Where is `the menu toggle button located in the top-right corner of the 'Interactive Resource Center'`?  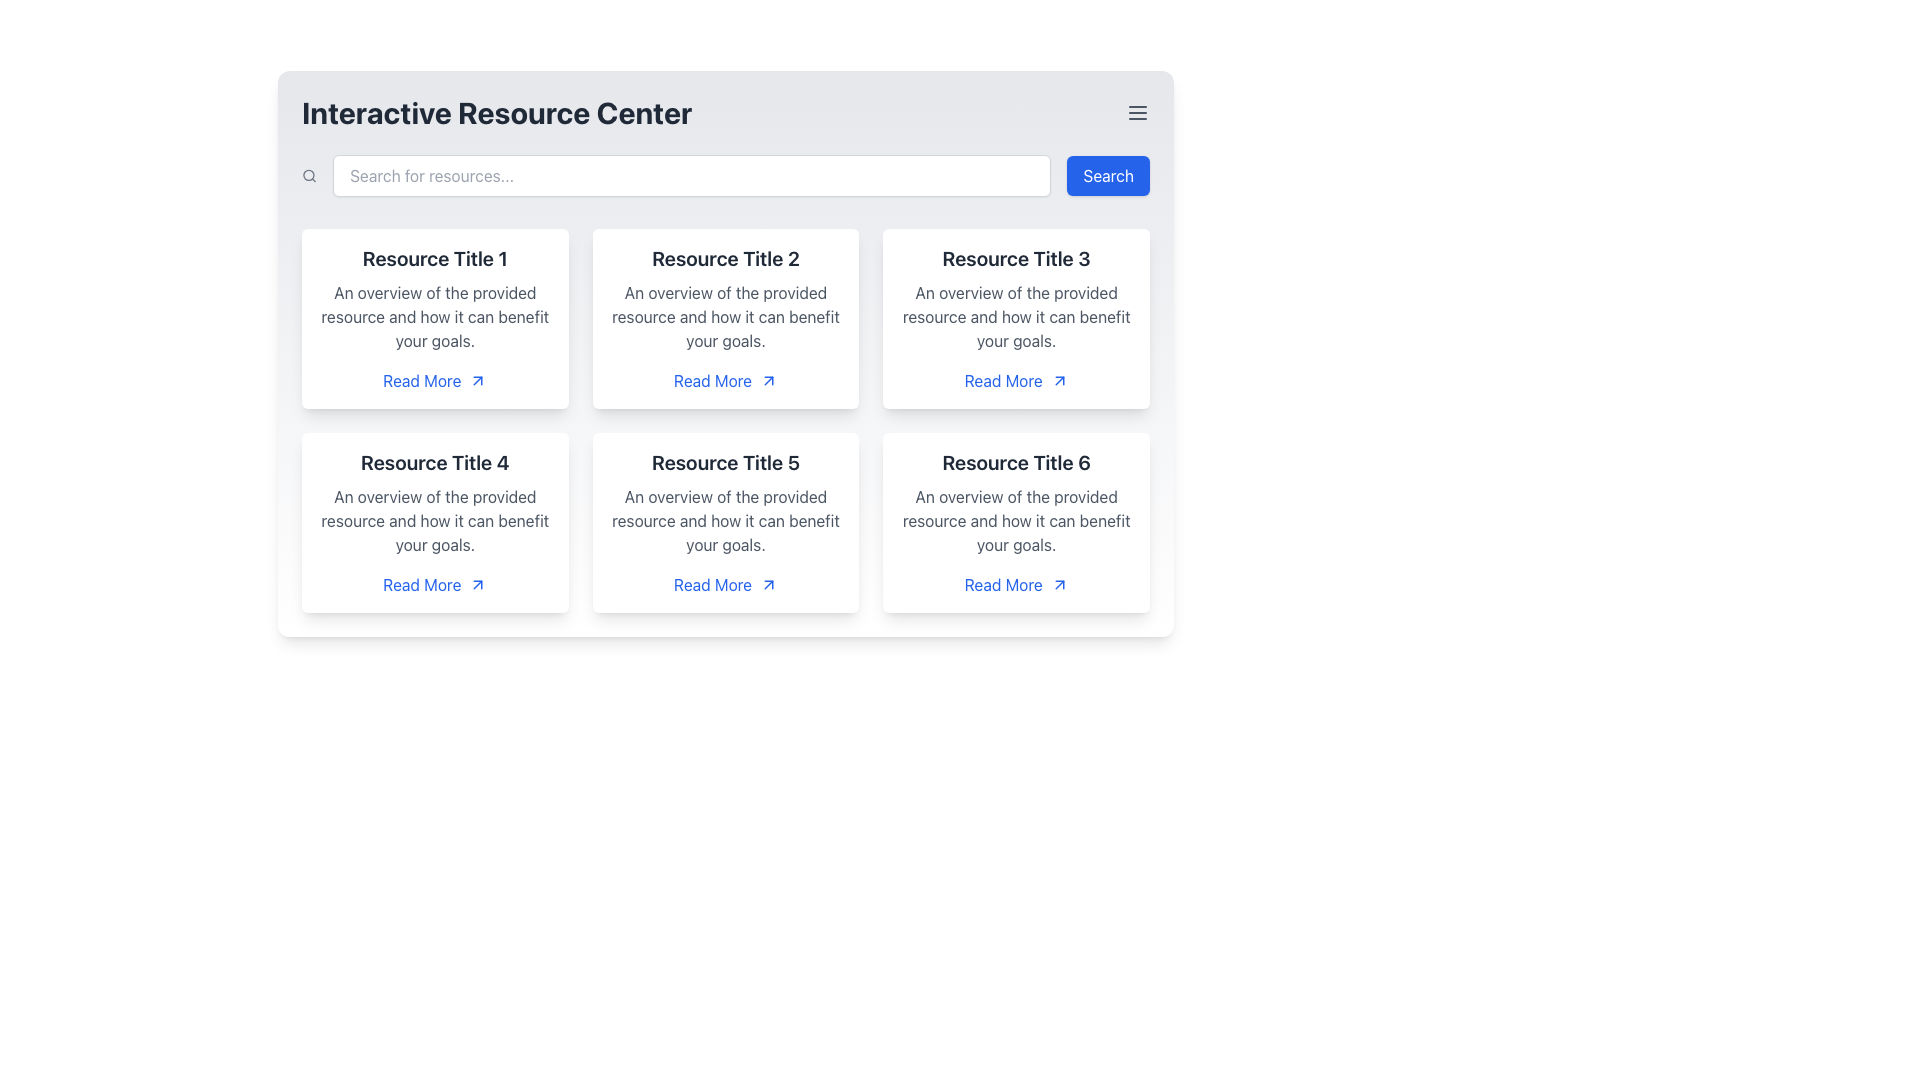 the menu toggle button located in the top-right corner of the 'Interactive Resource Center' is located at coordinates (1137, 112).